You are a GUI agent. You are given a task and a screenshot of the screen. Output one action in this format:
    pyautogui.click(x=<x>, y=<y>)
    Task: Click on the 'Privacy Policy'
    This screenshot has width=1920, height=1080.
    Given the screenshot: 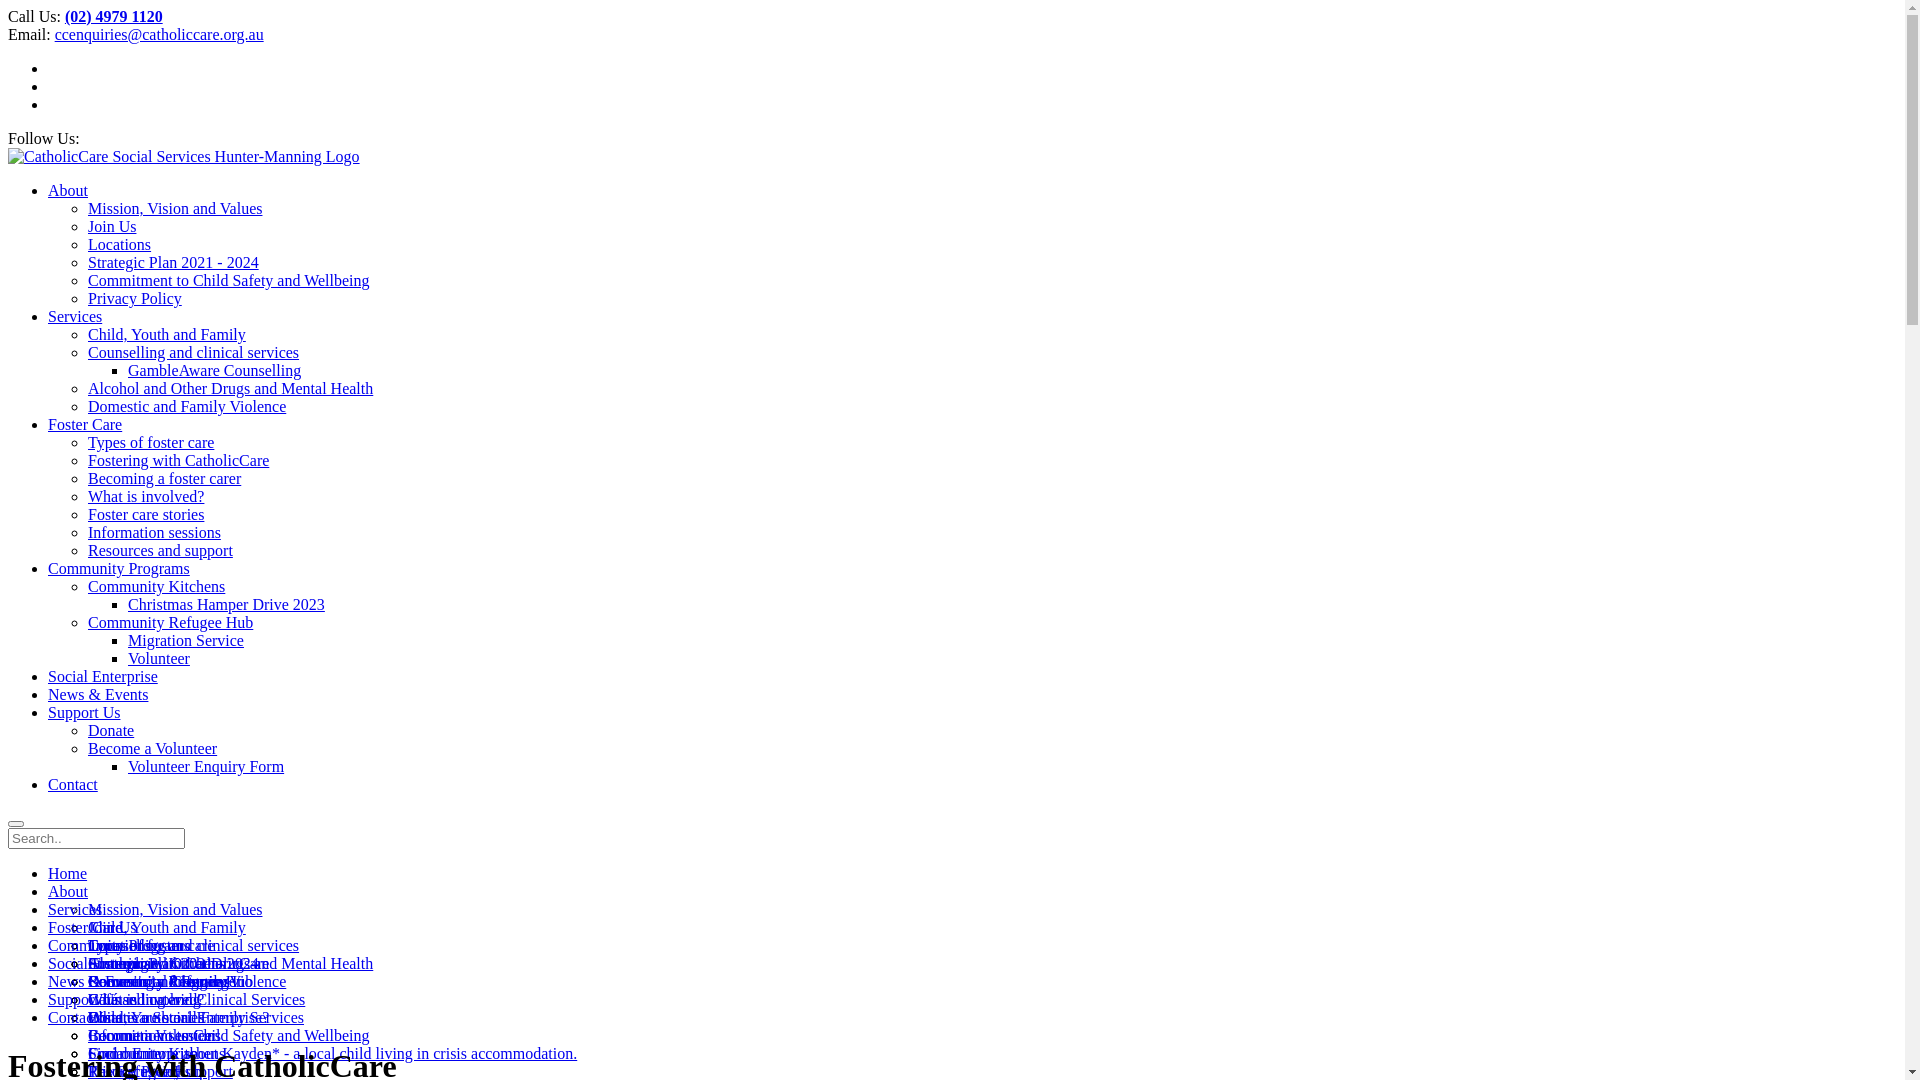 What is the action you would take?
    pyautogui.click(x=133, y=298)
    